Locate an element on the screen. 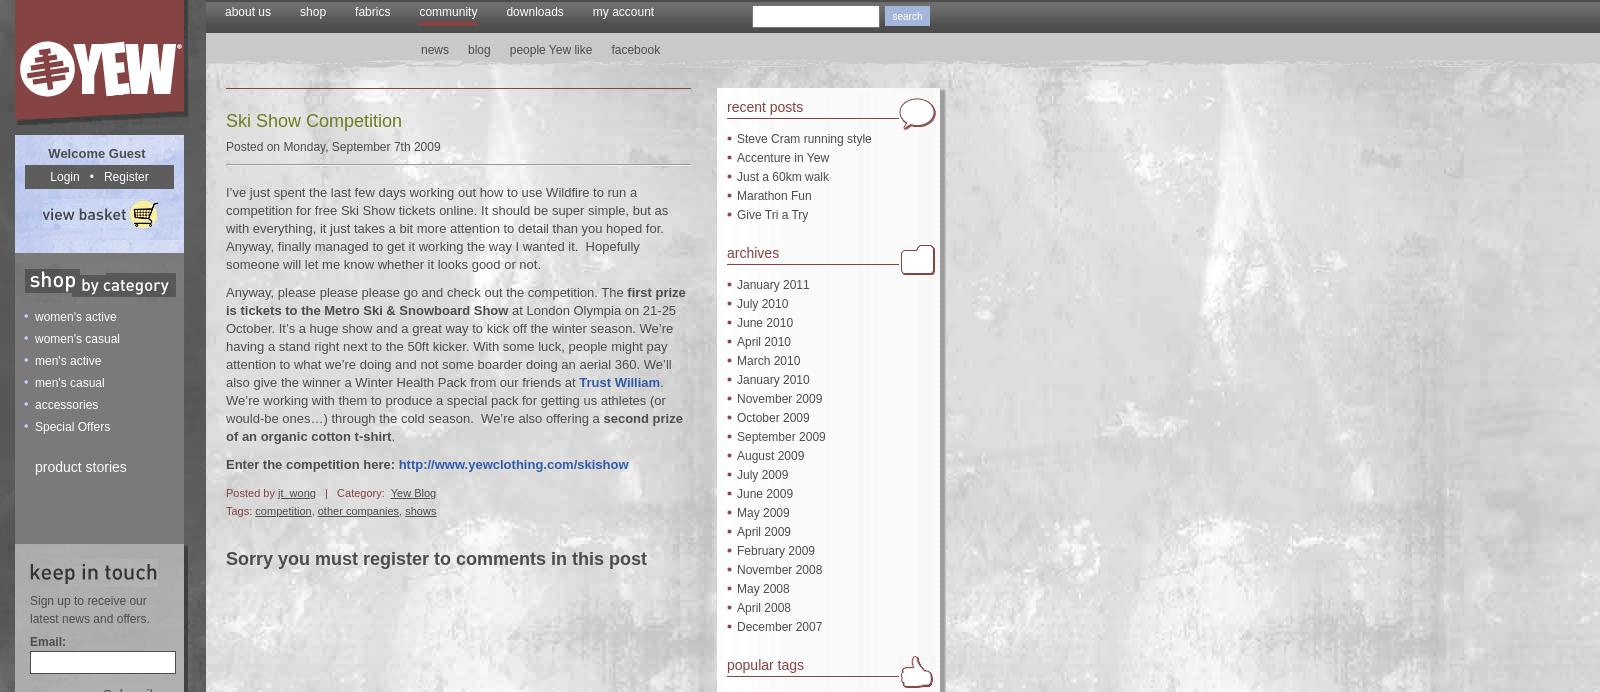 Image resolution: width=1600 pixels, height=692 pixels. 'May 2009' is located at coordinates (763, 511).